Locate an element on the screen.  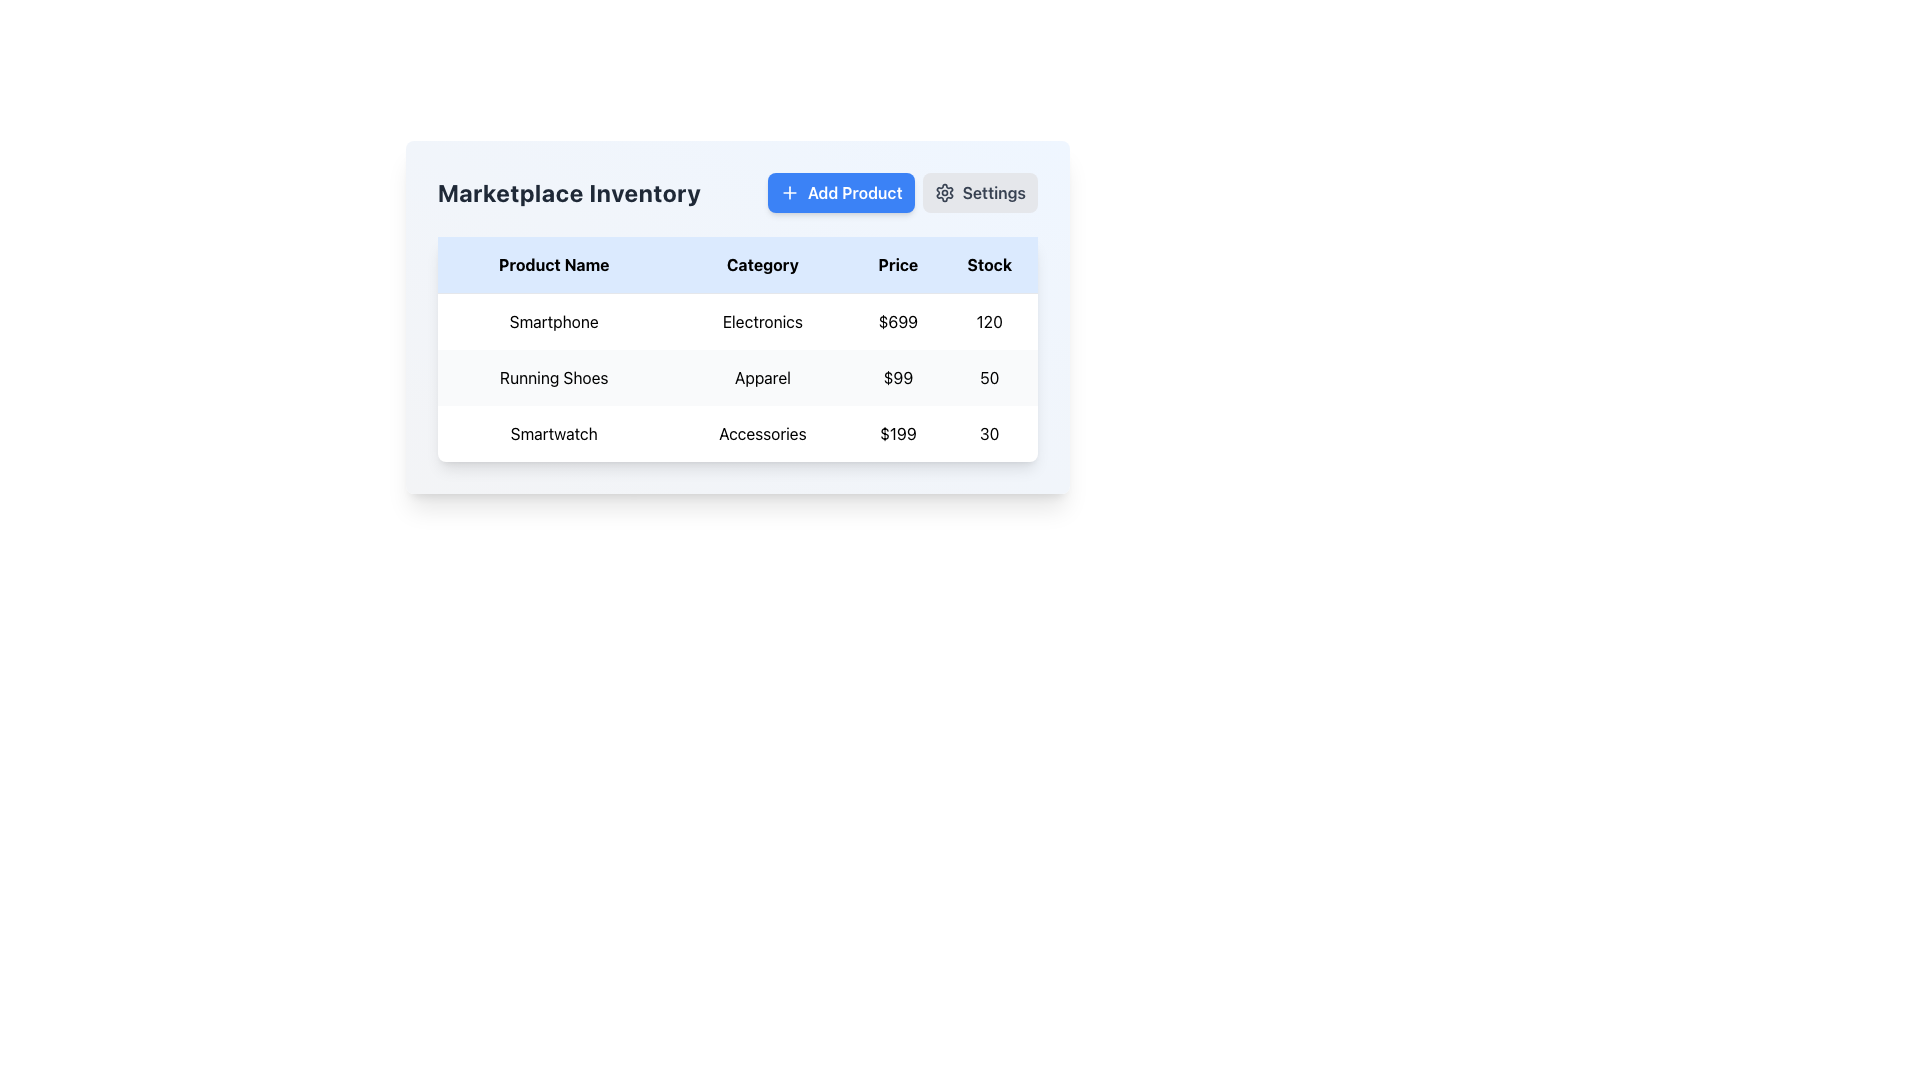
the 'Price' text label in bold black font, located in the third column of the table header is located at coordinates (897, 264).